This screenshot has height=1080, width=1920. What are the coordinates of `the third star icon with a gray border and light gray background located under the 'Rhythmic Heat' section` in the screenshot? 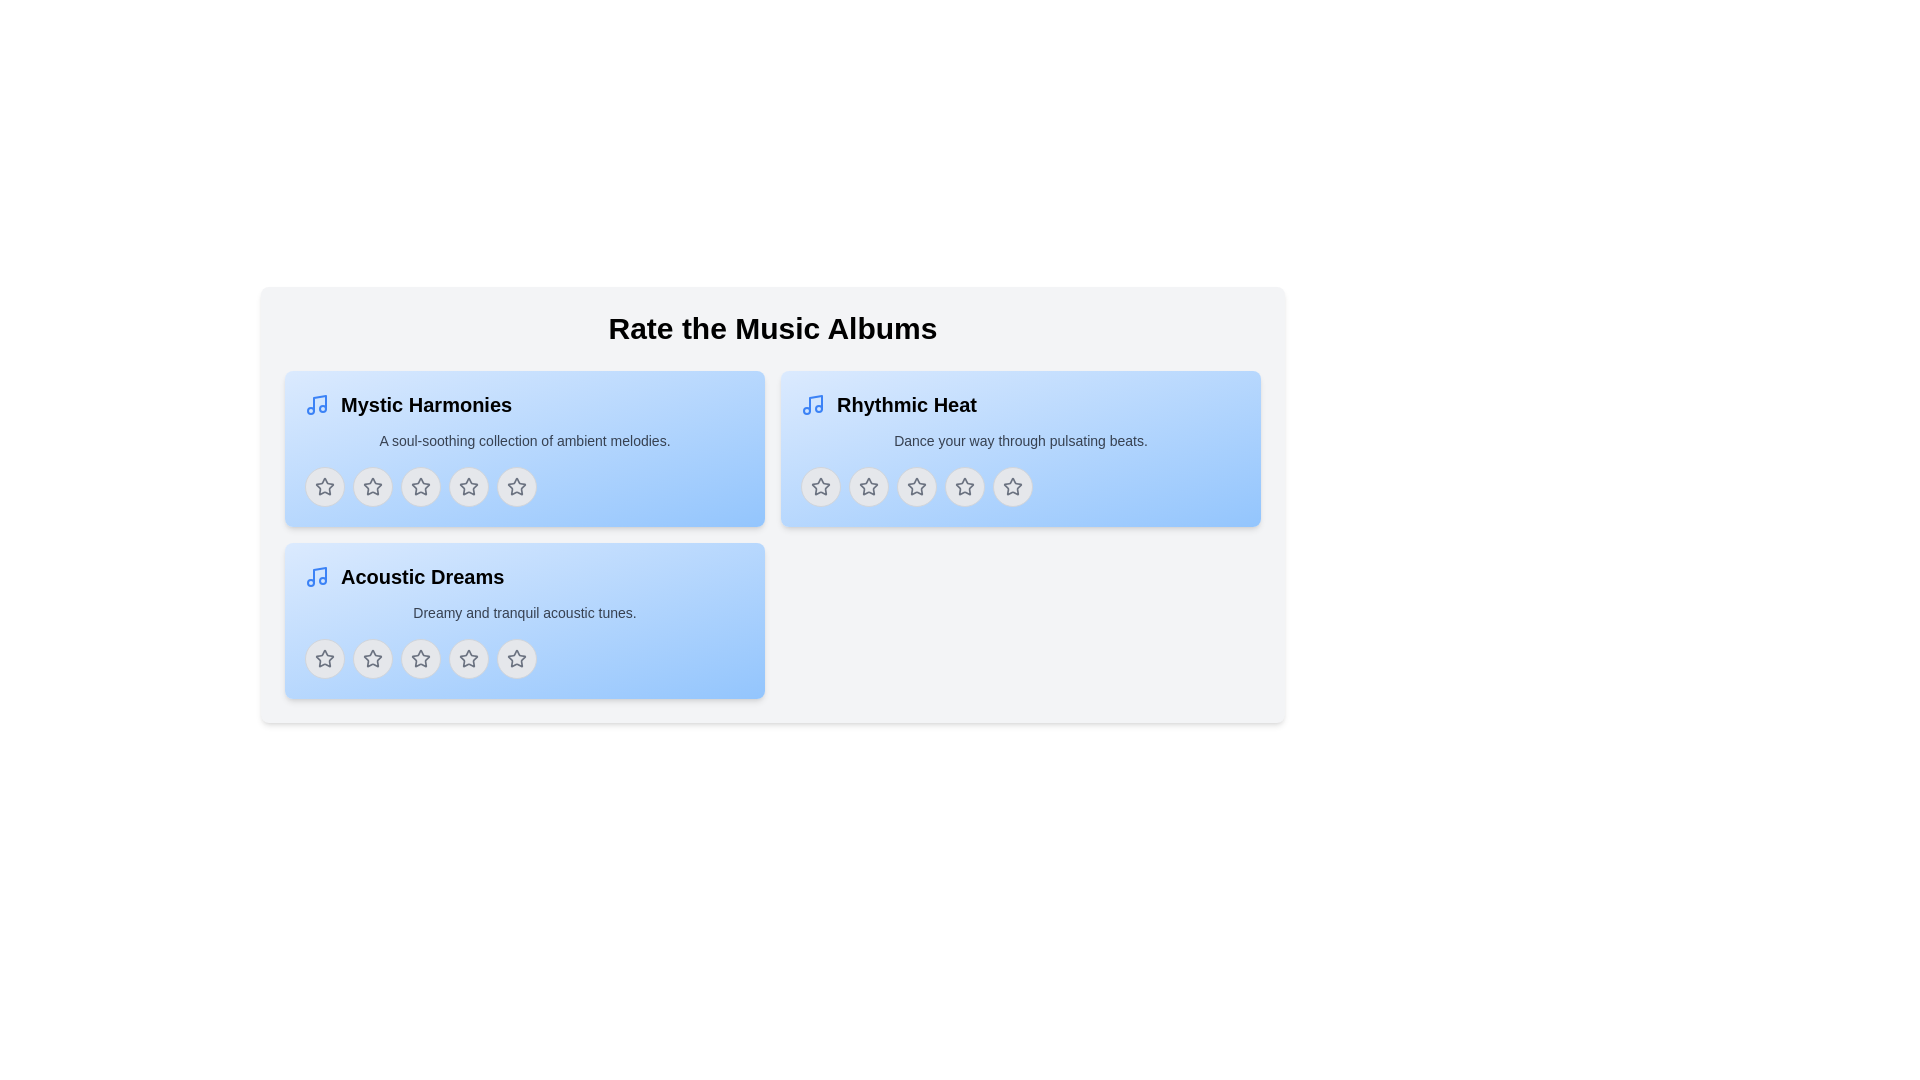 It's located at (915, 486).